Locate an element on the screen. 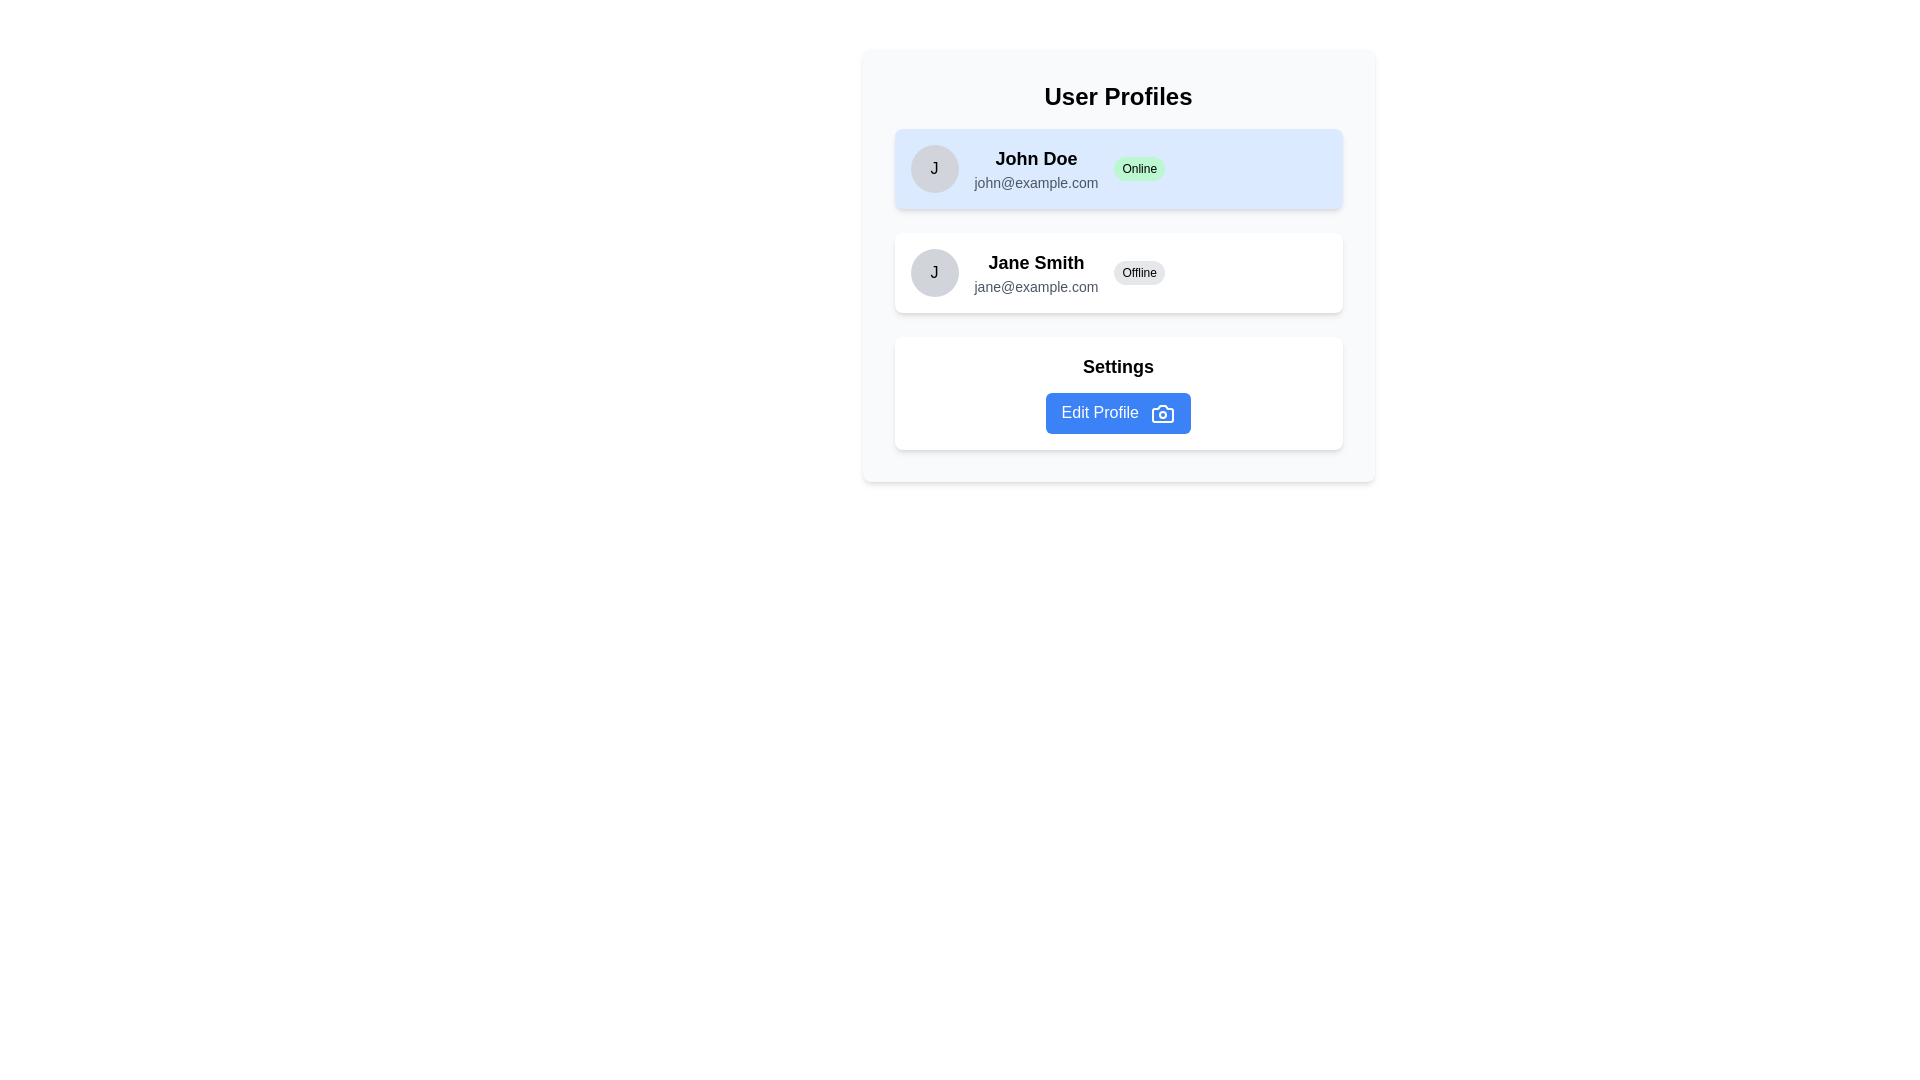 The width and height of the screenshot is (1920, 1080). the text label displaying the email address 'john@example.com', which is styled in a small gray font and located below the user's name 'John Doe' in the user profile card is located at coordinates (1036, 182).